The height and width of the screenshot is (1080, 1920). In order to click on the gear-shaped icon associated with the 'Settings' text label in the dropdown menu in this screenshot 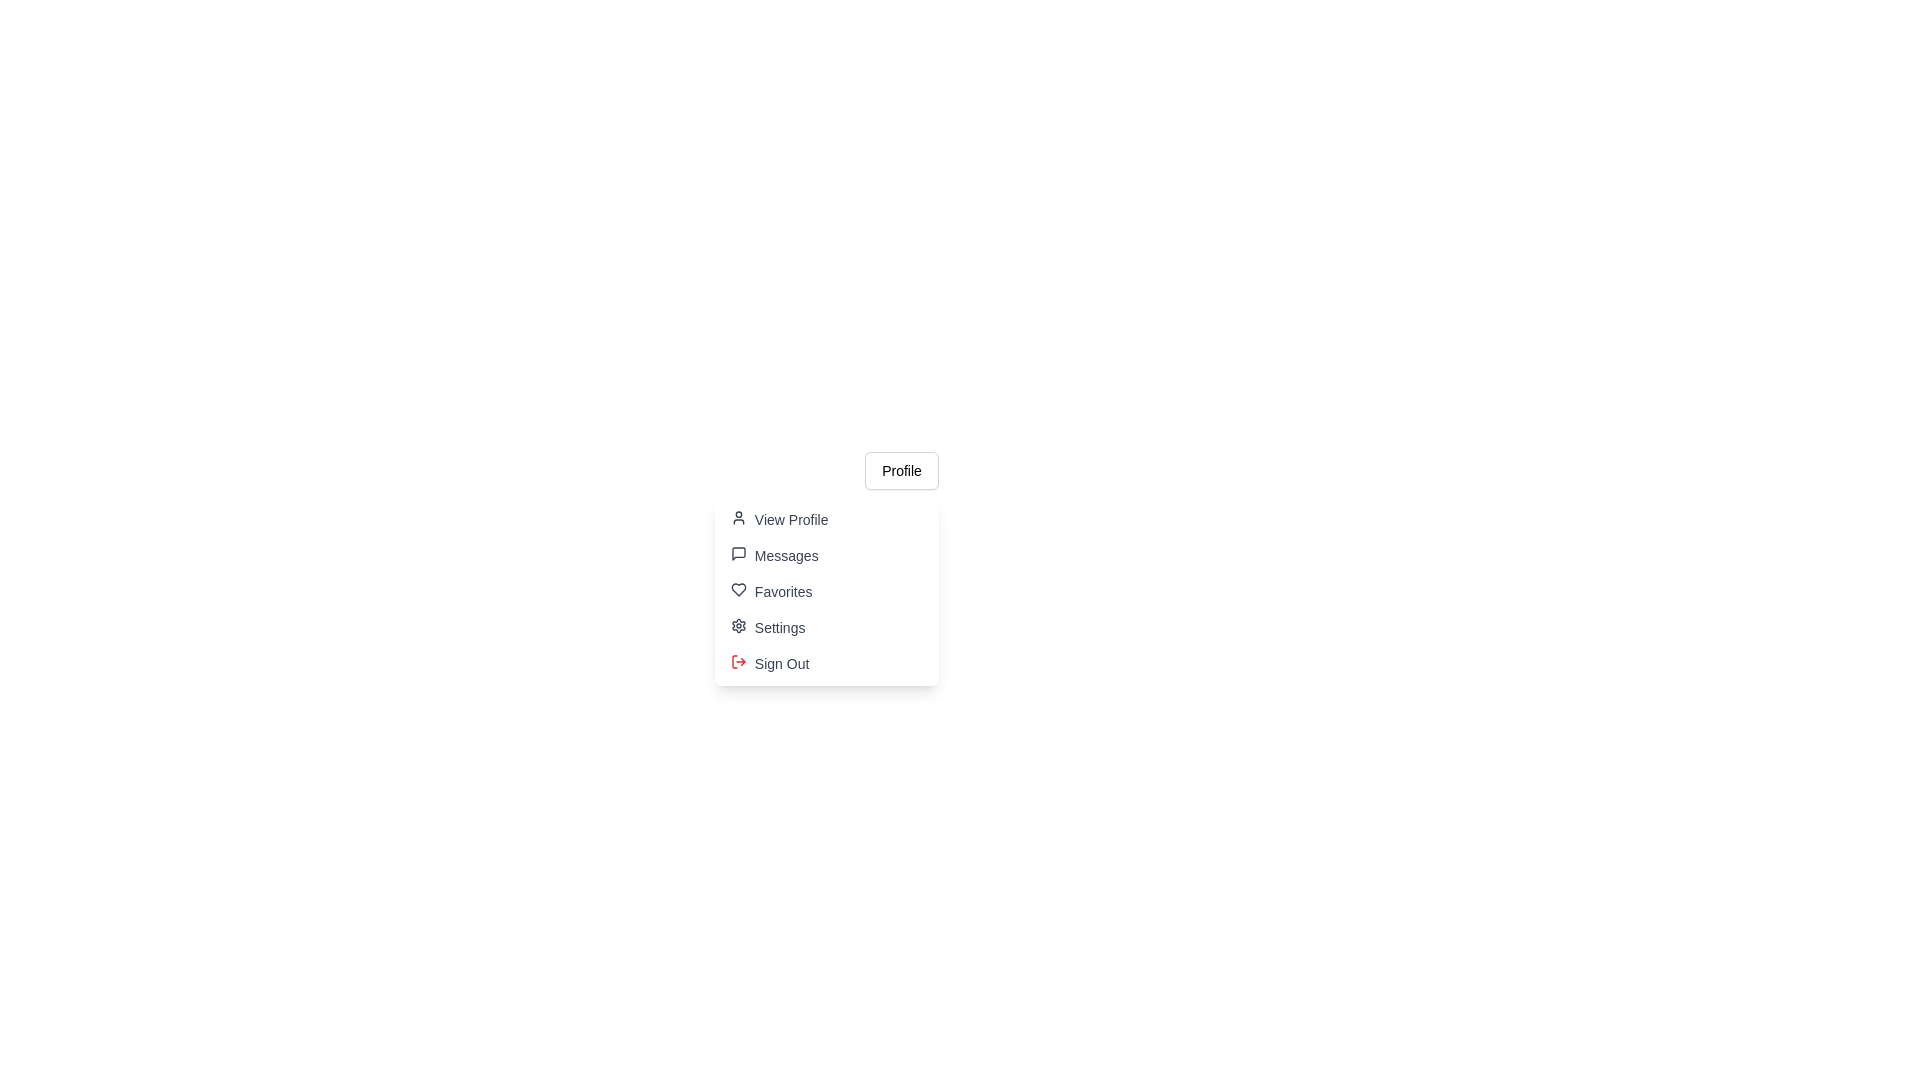, I will do `click(737, 624)`.